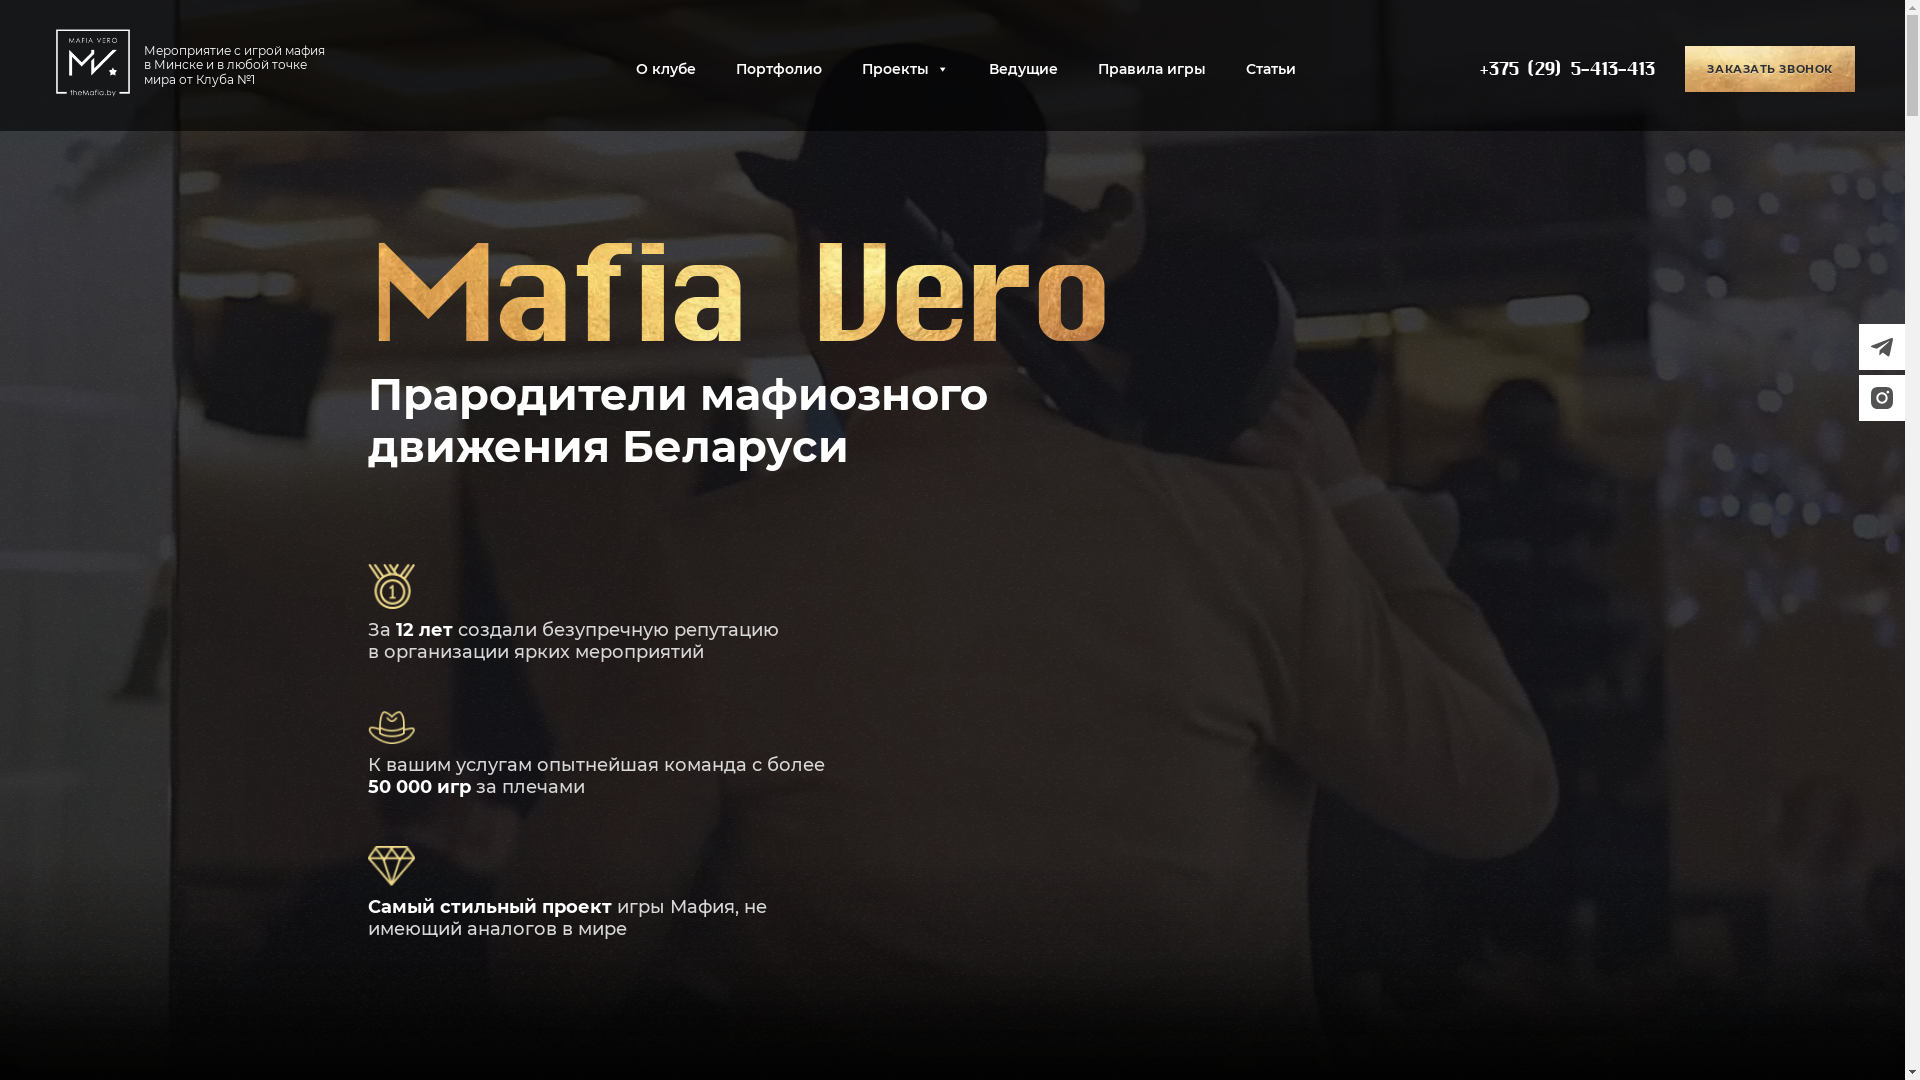 This screenshot has width=1920, height=1080. I want to click on '+375 (29) 5-413-413', so click(1565, 68).